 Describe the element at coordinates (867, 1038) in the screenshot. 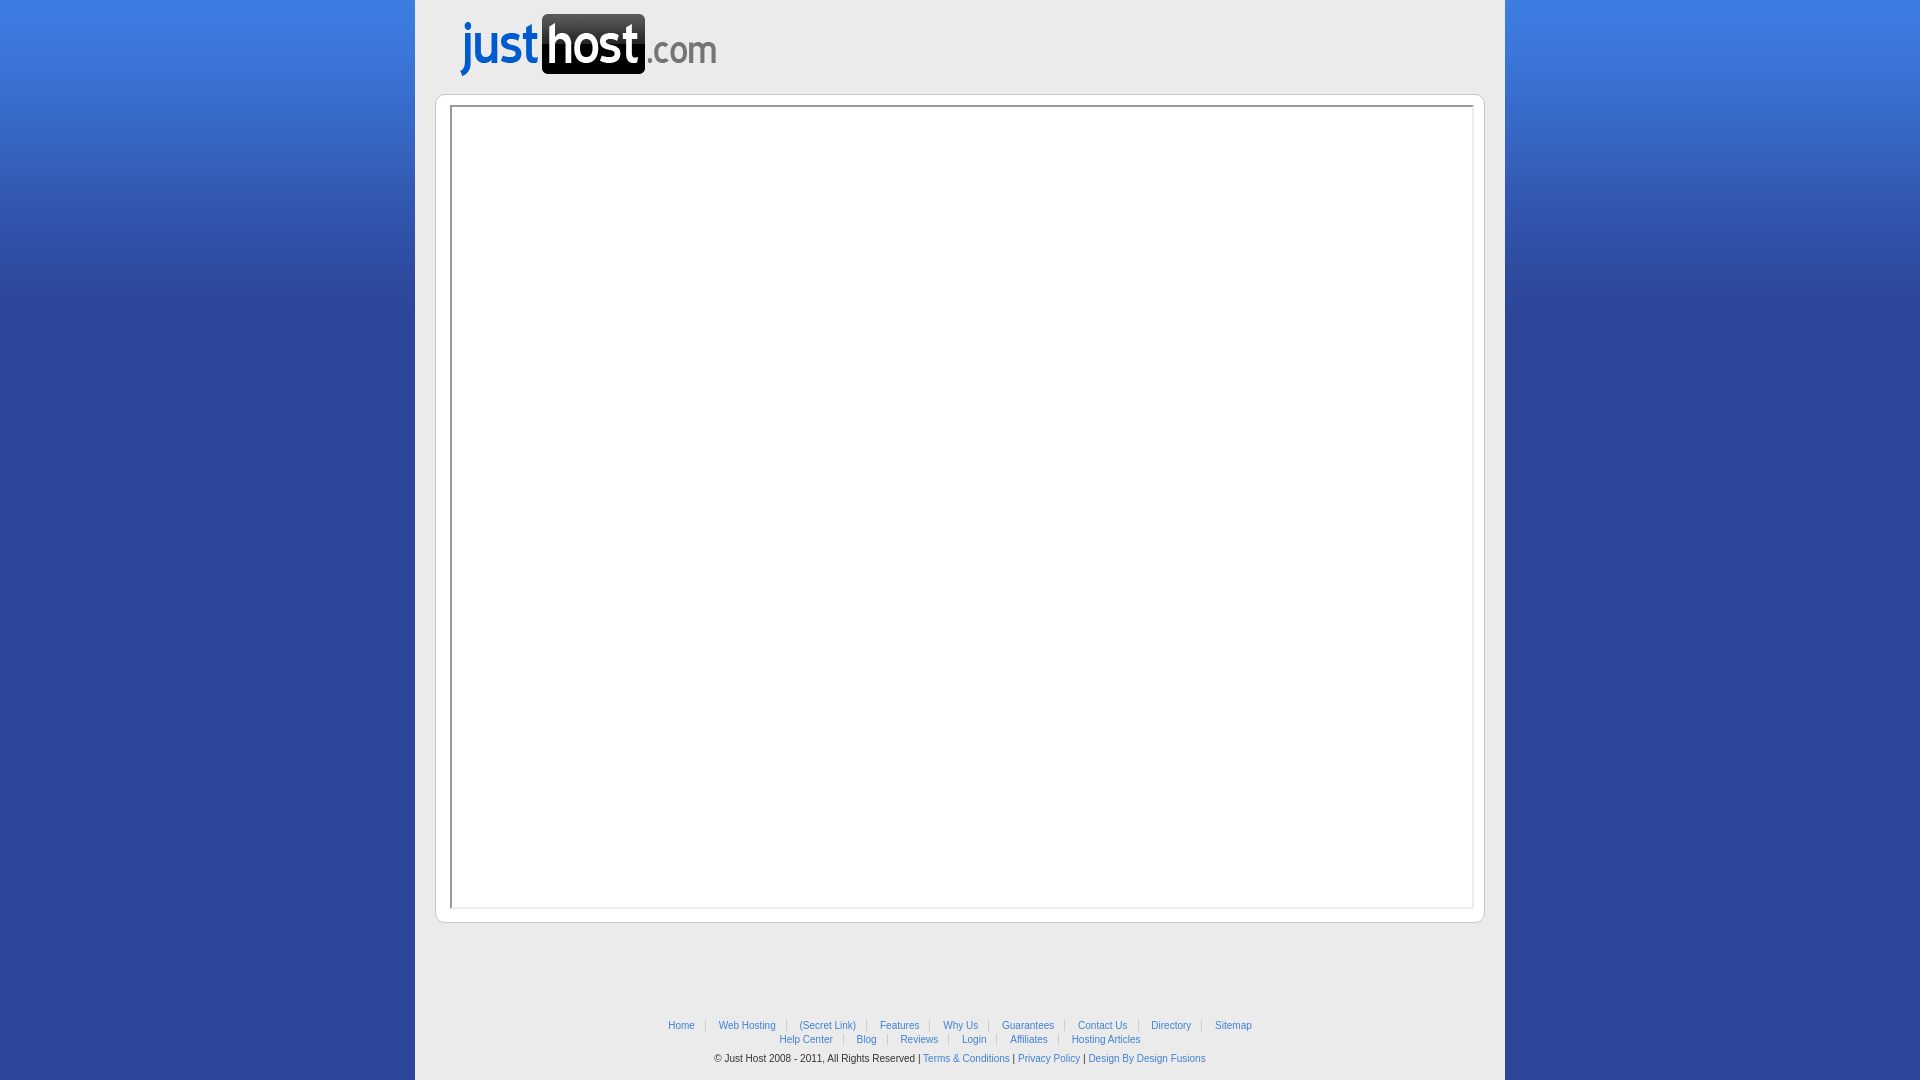

I see `'Blog'` at that location.